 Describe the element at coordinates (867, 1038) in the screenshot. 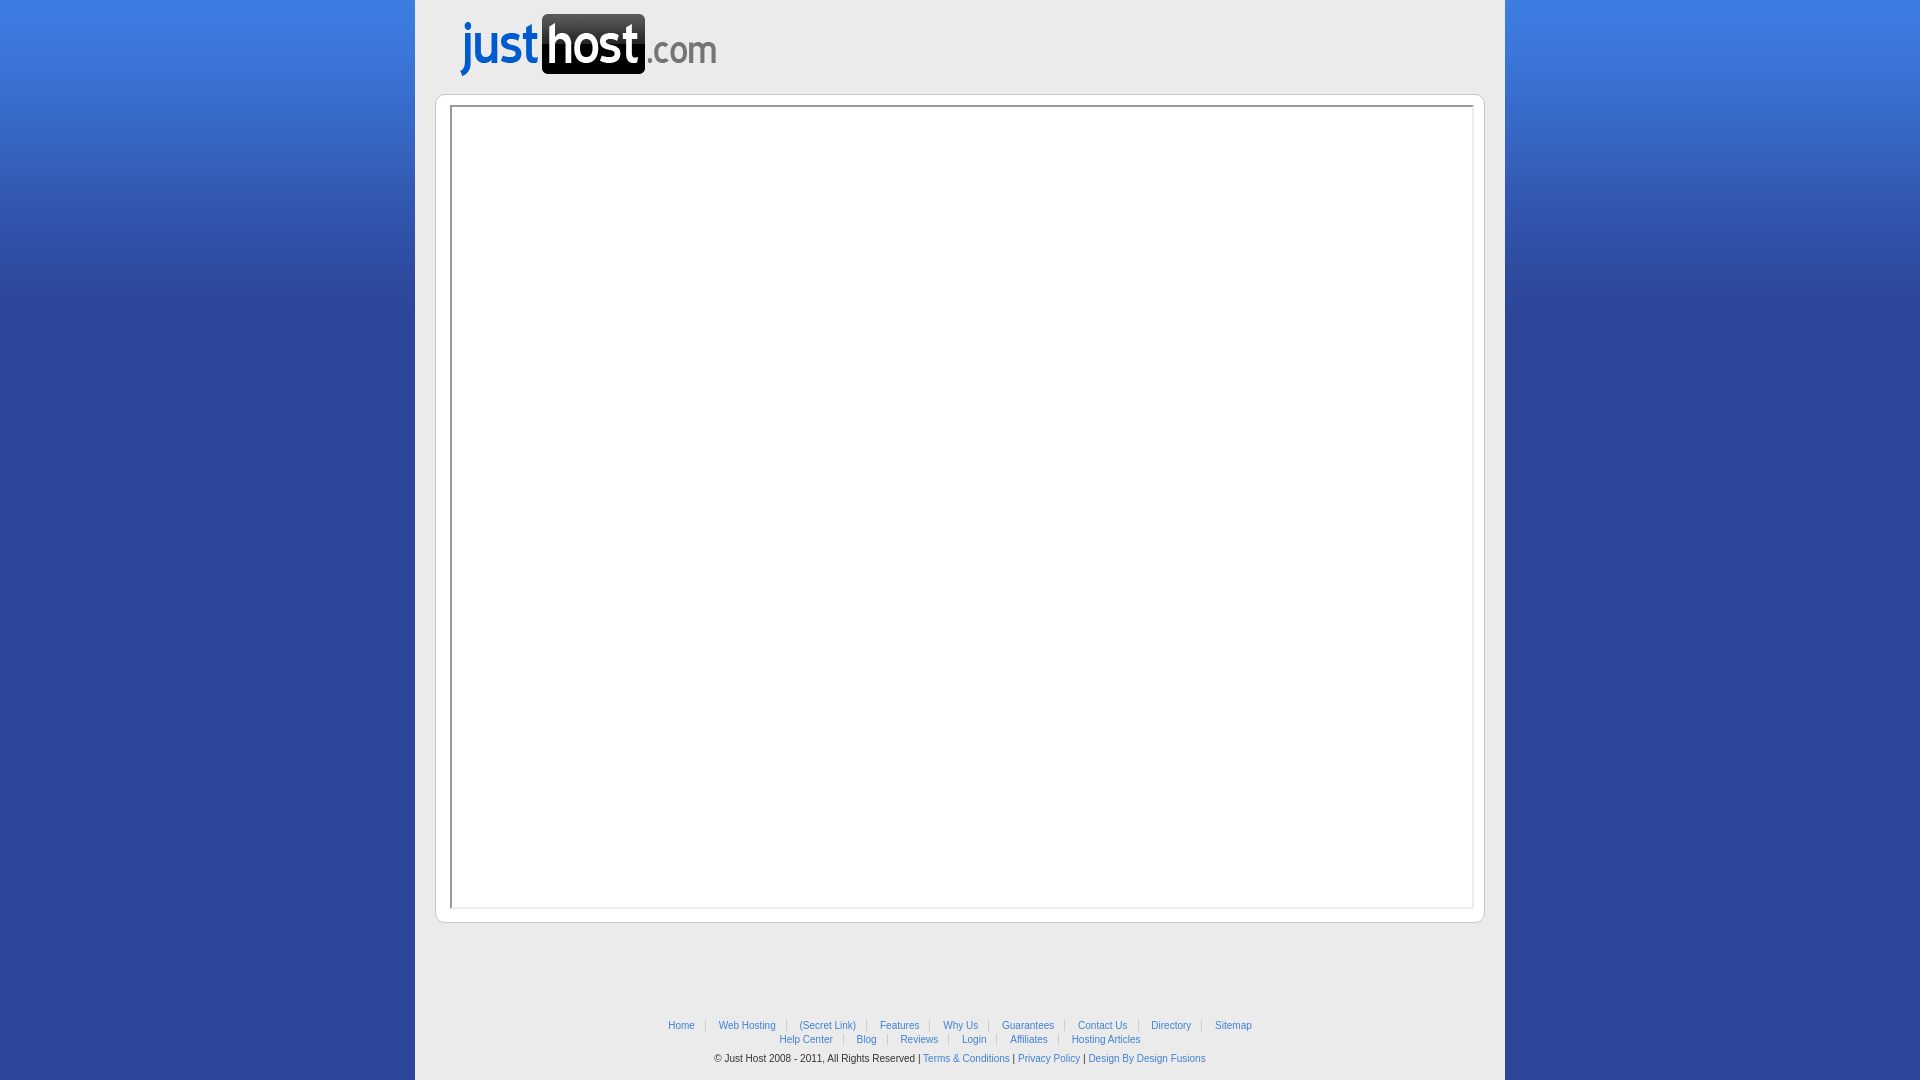

I see `'Blog'` at that location.